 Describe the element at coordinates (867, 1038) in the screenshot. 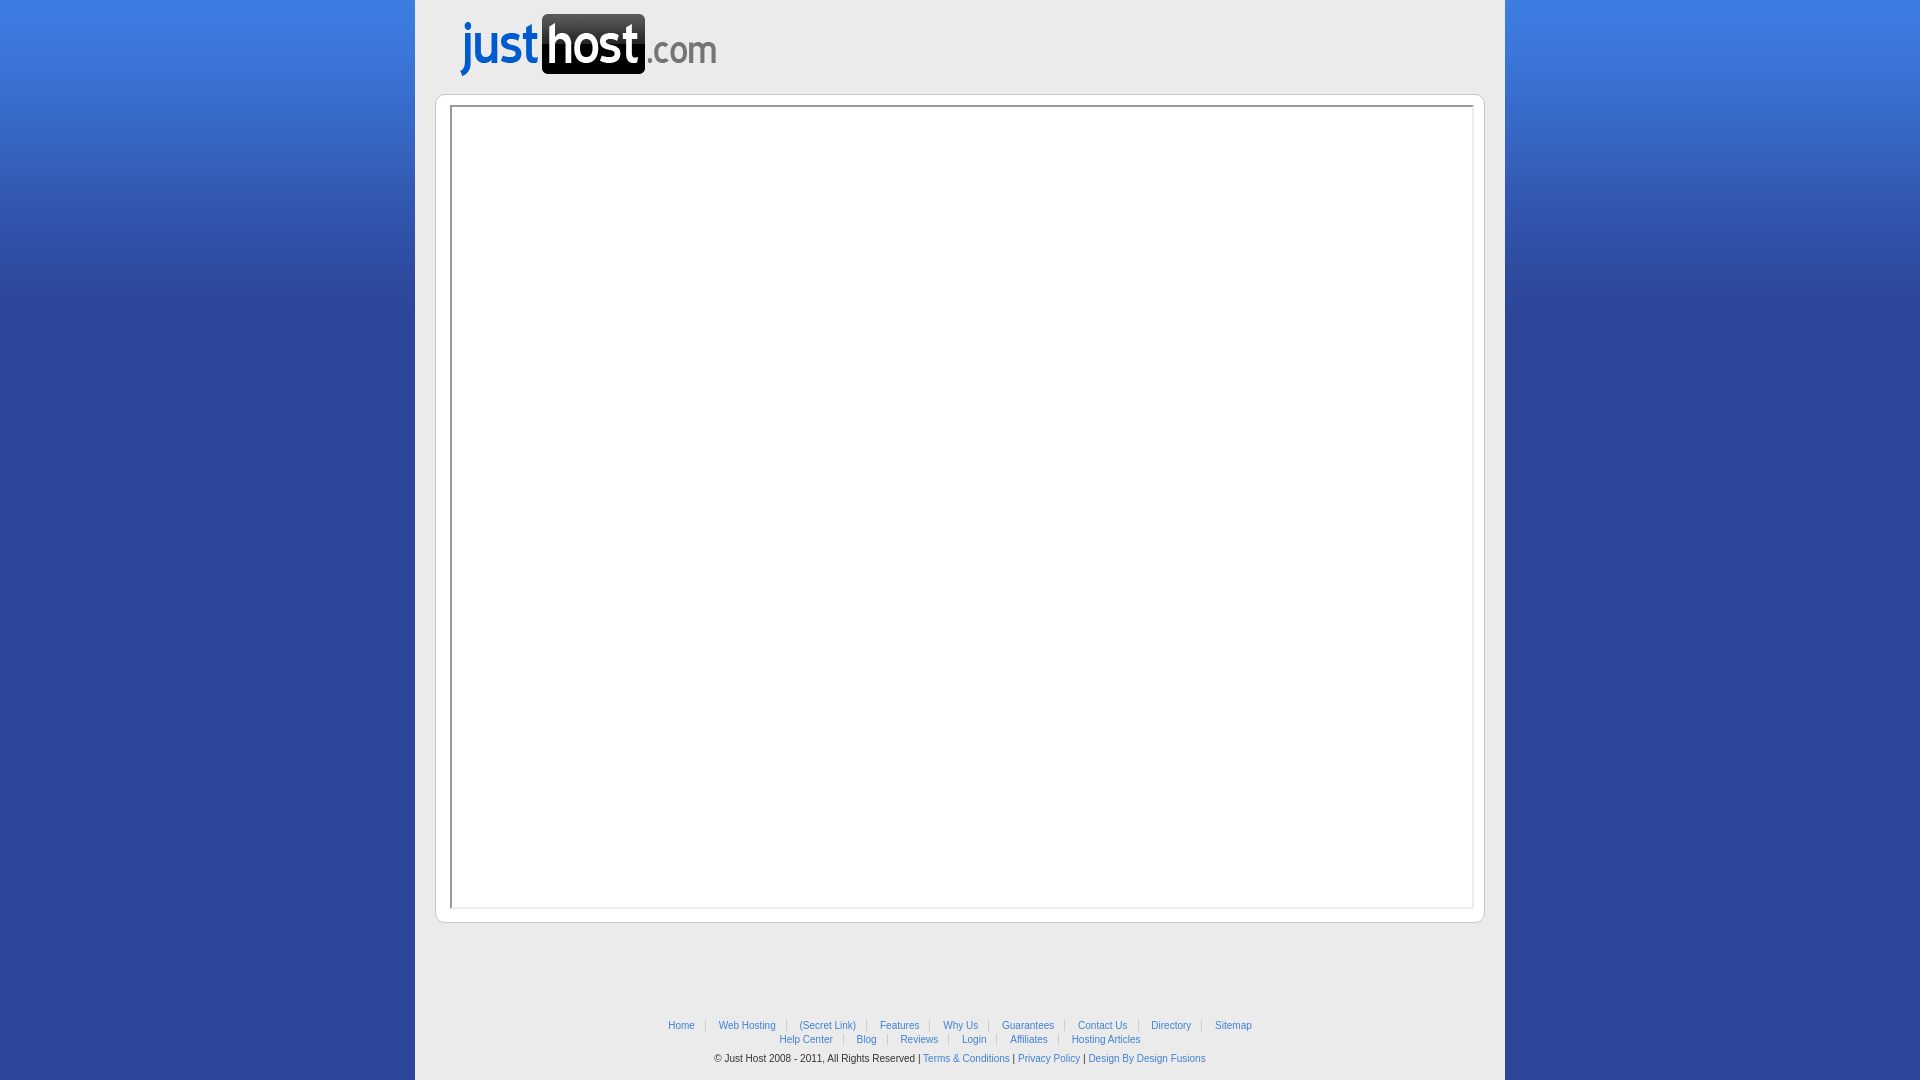

I see `'Blog'` at that location.